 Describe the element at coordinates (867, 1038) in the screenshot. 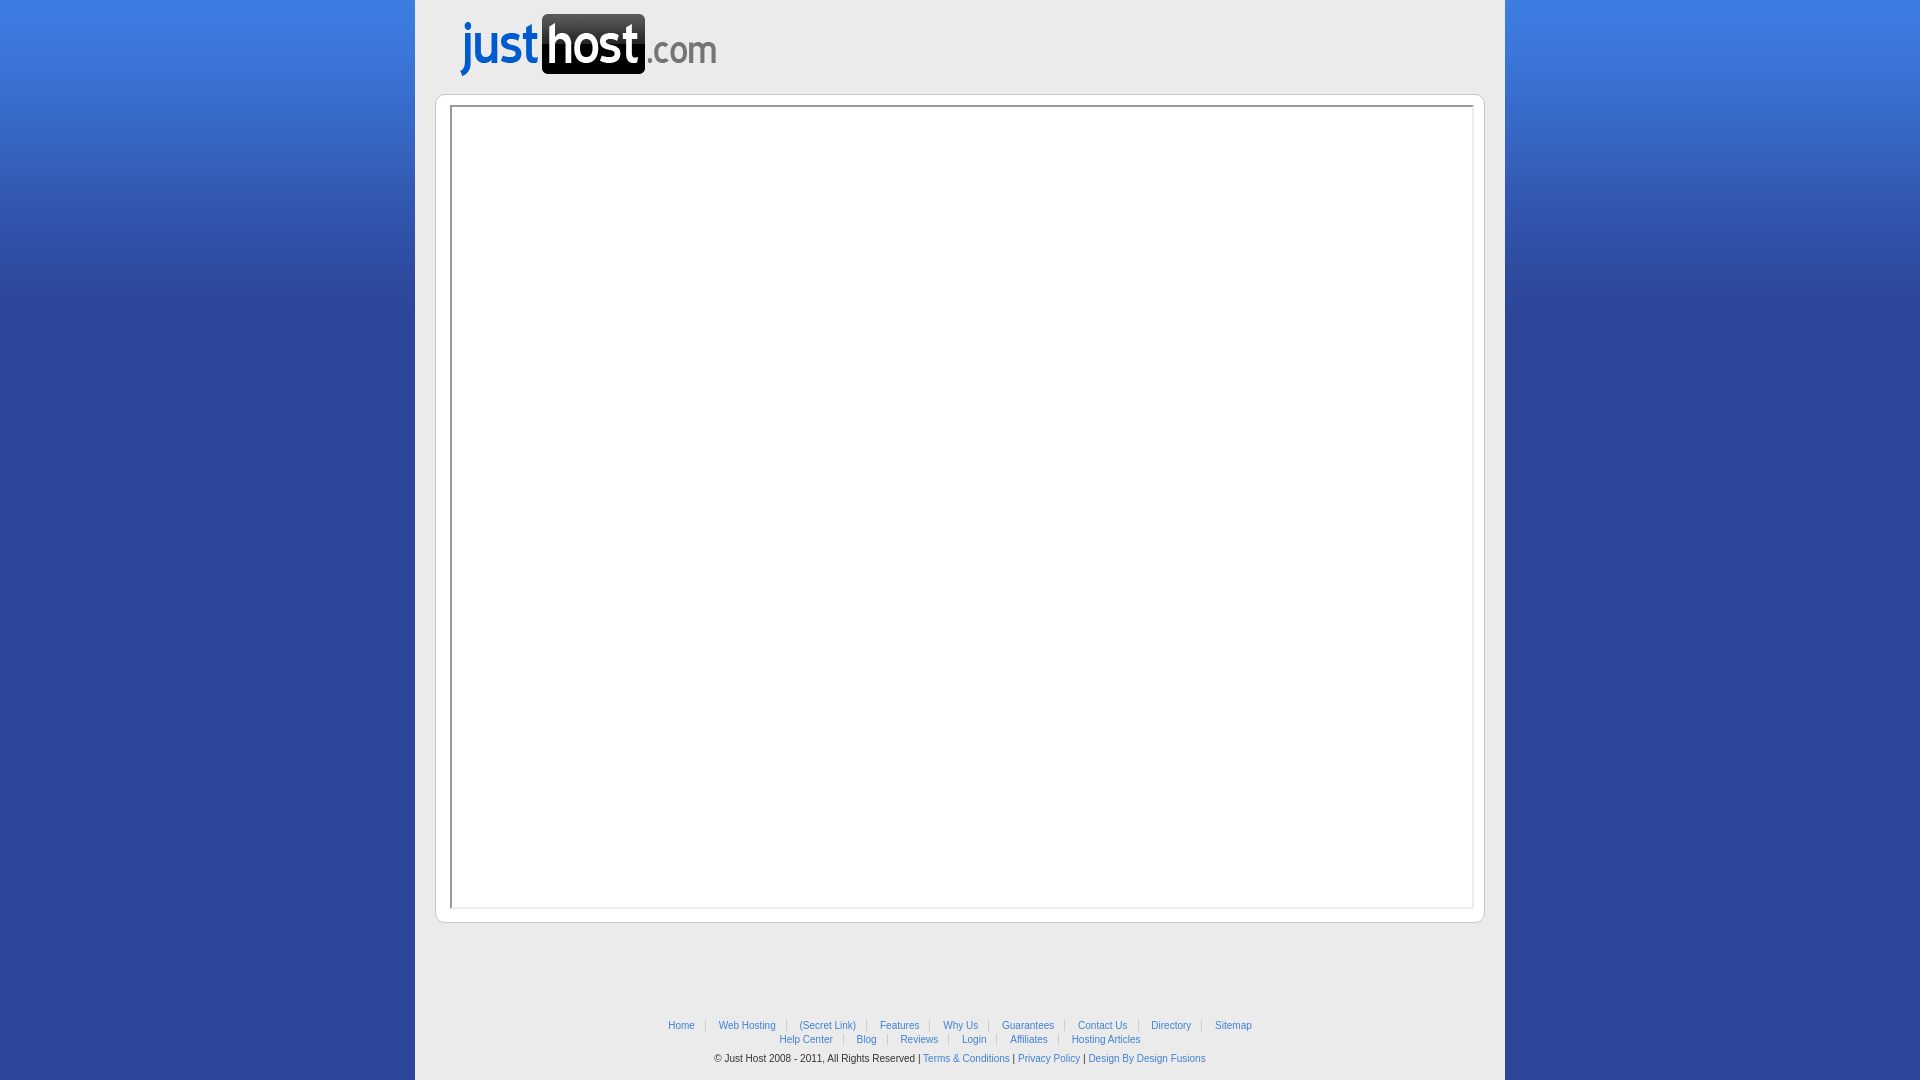

I see `'Blog'` at that location.